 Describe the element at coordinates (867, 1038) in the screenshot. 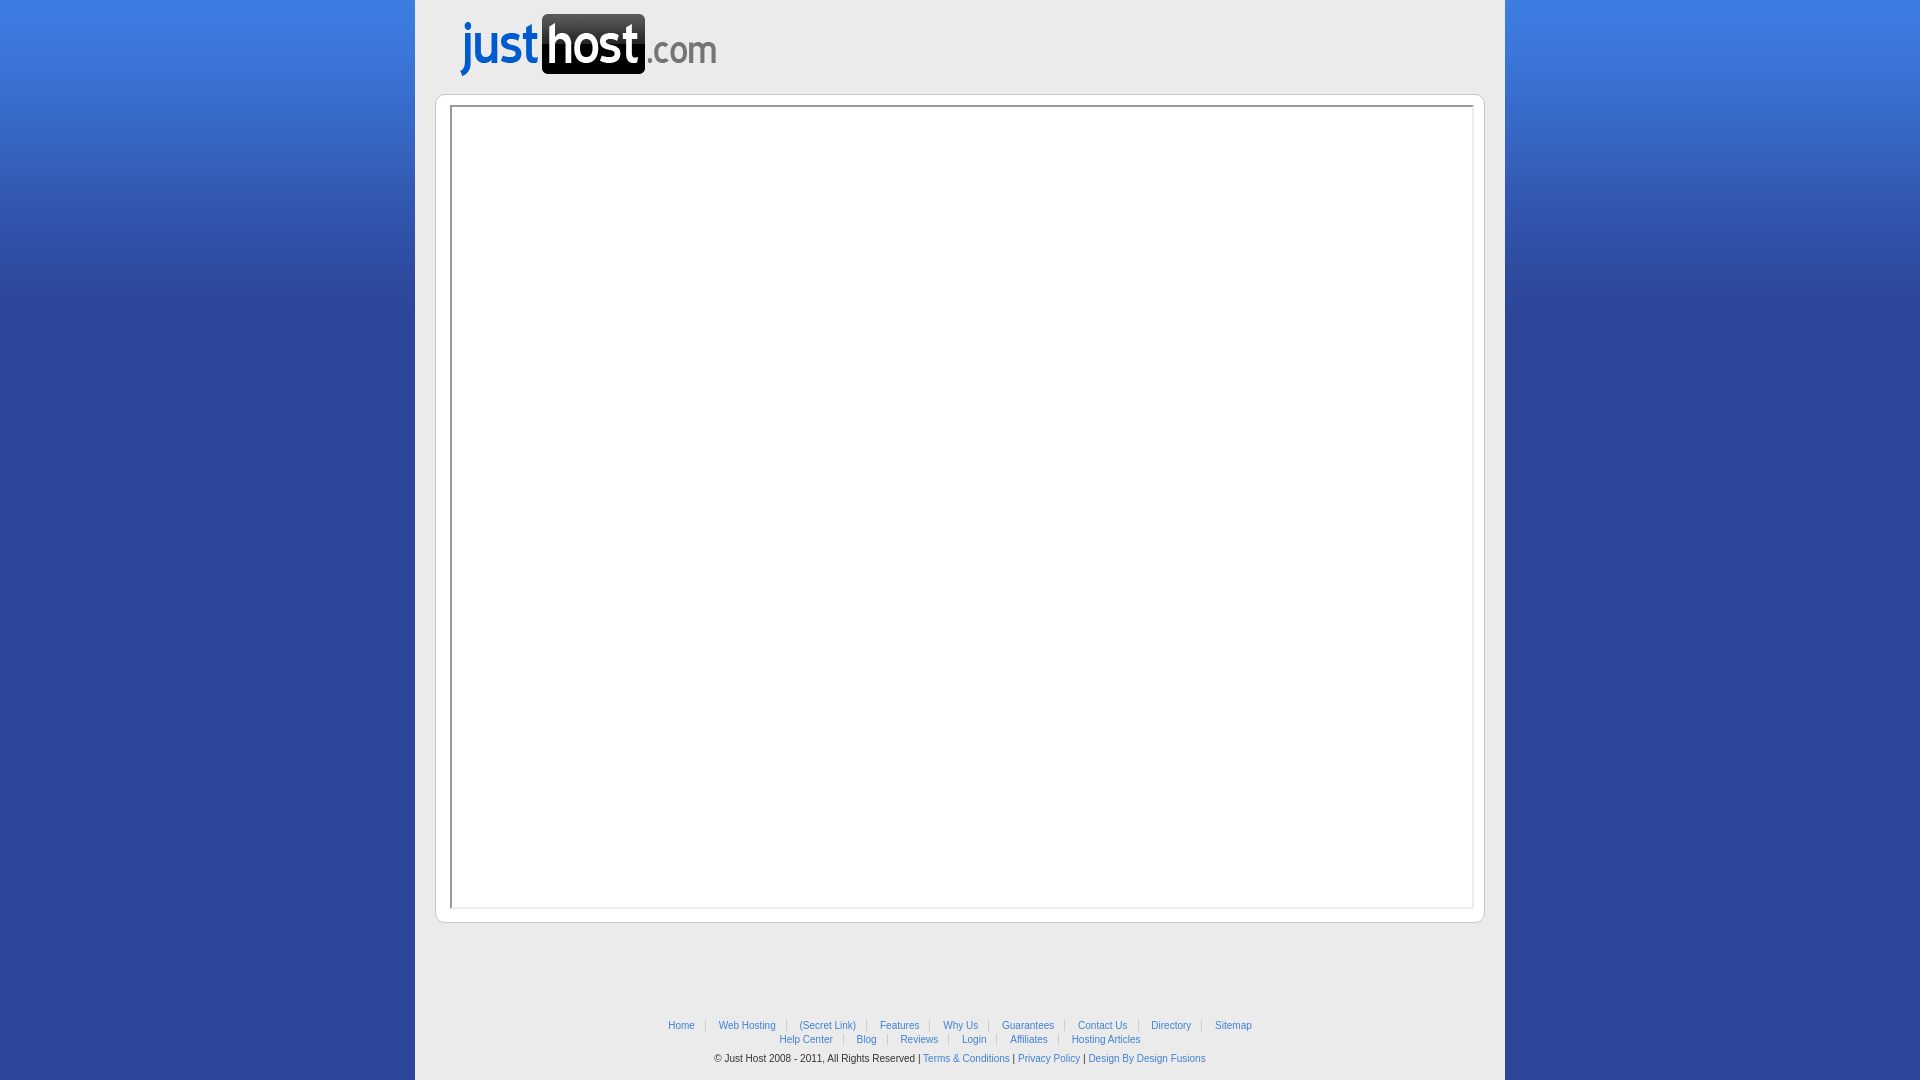

I see `'Blog'` at that location.